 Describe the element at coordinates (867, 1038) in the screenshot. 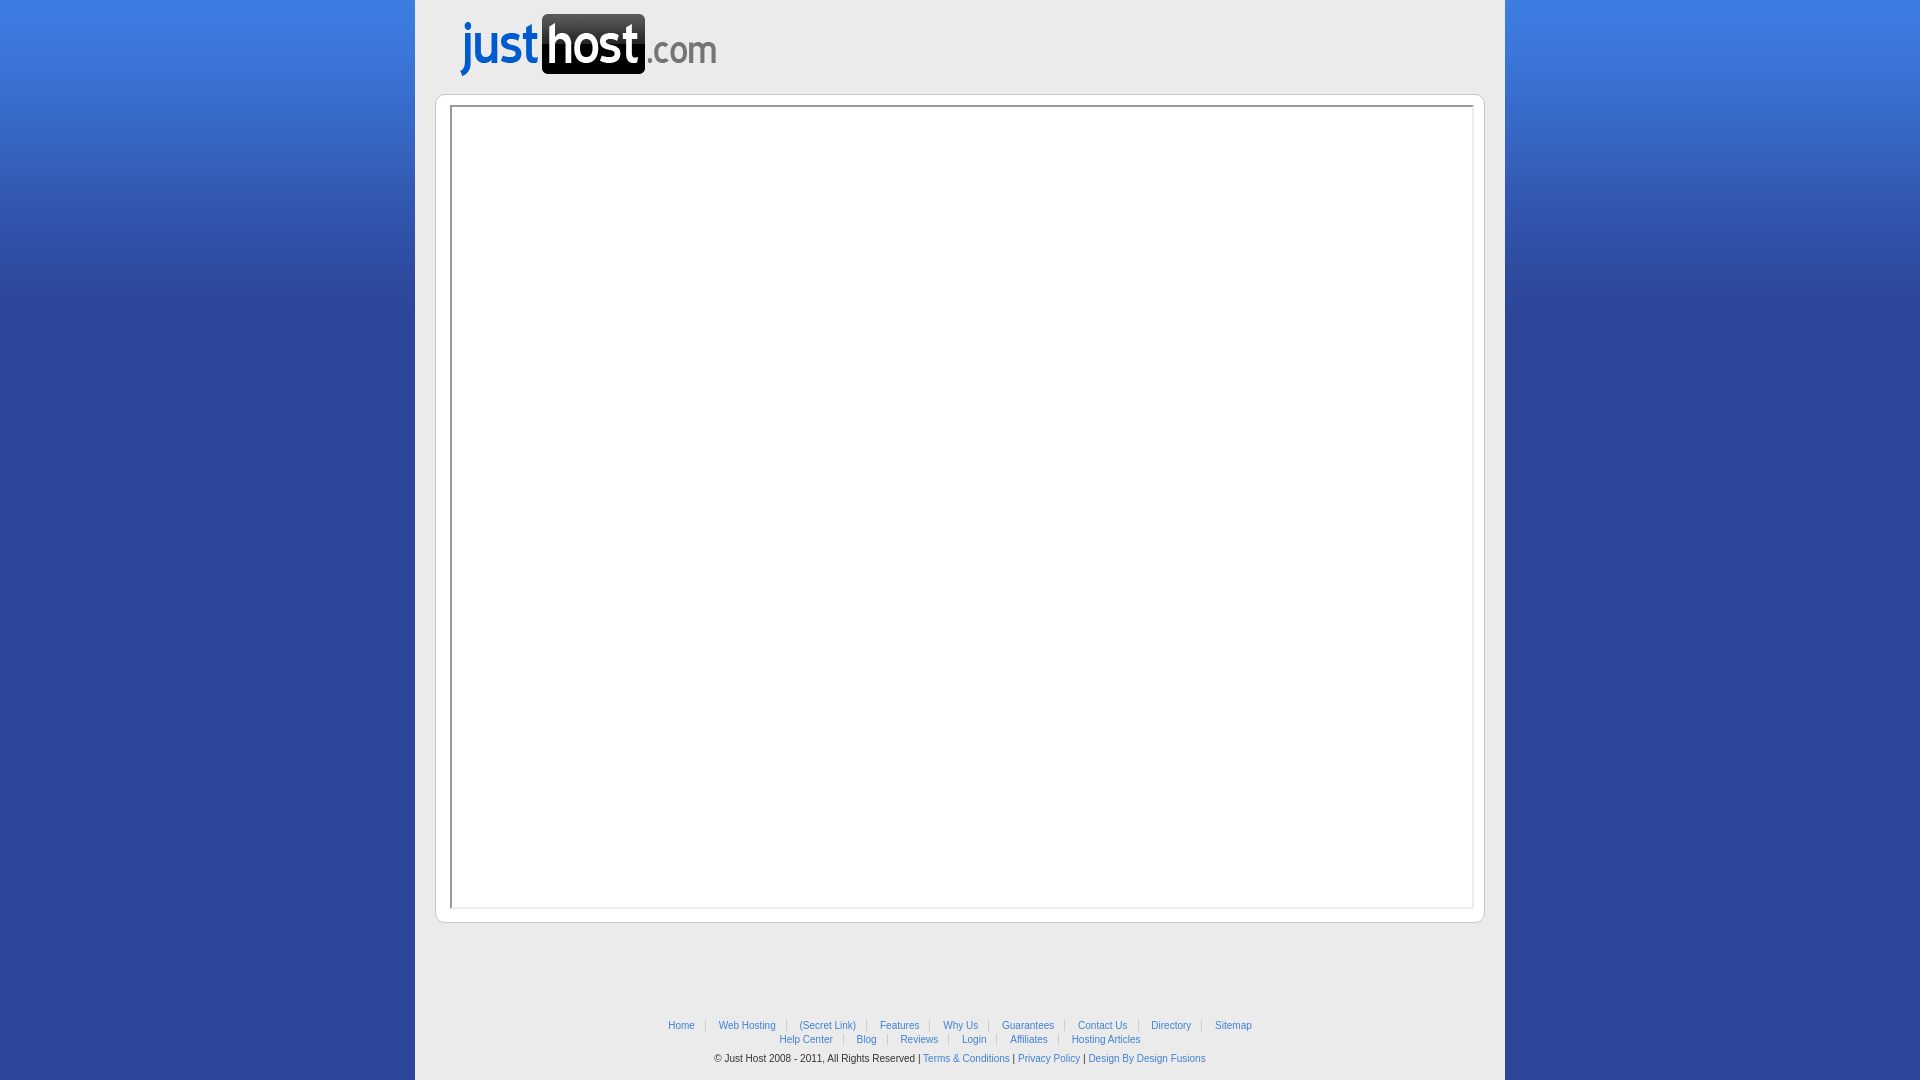

I see `'Blog'` at that location.